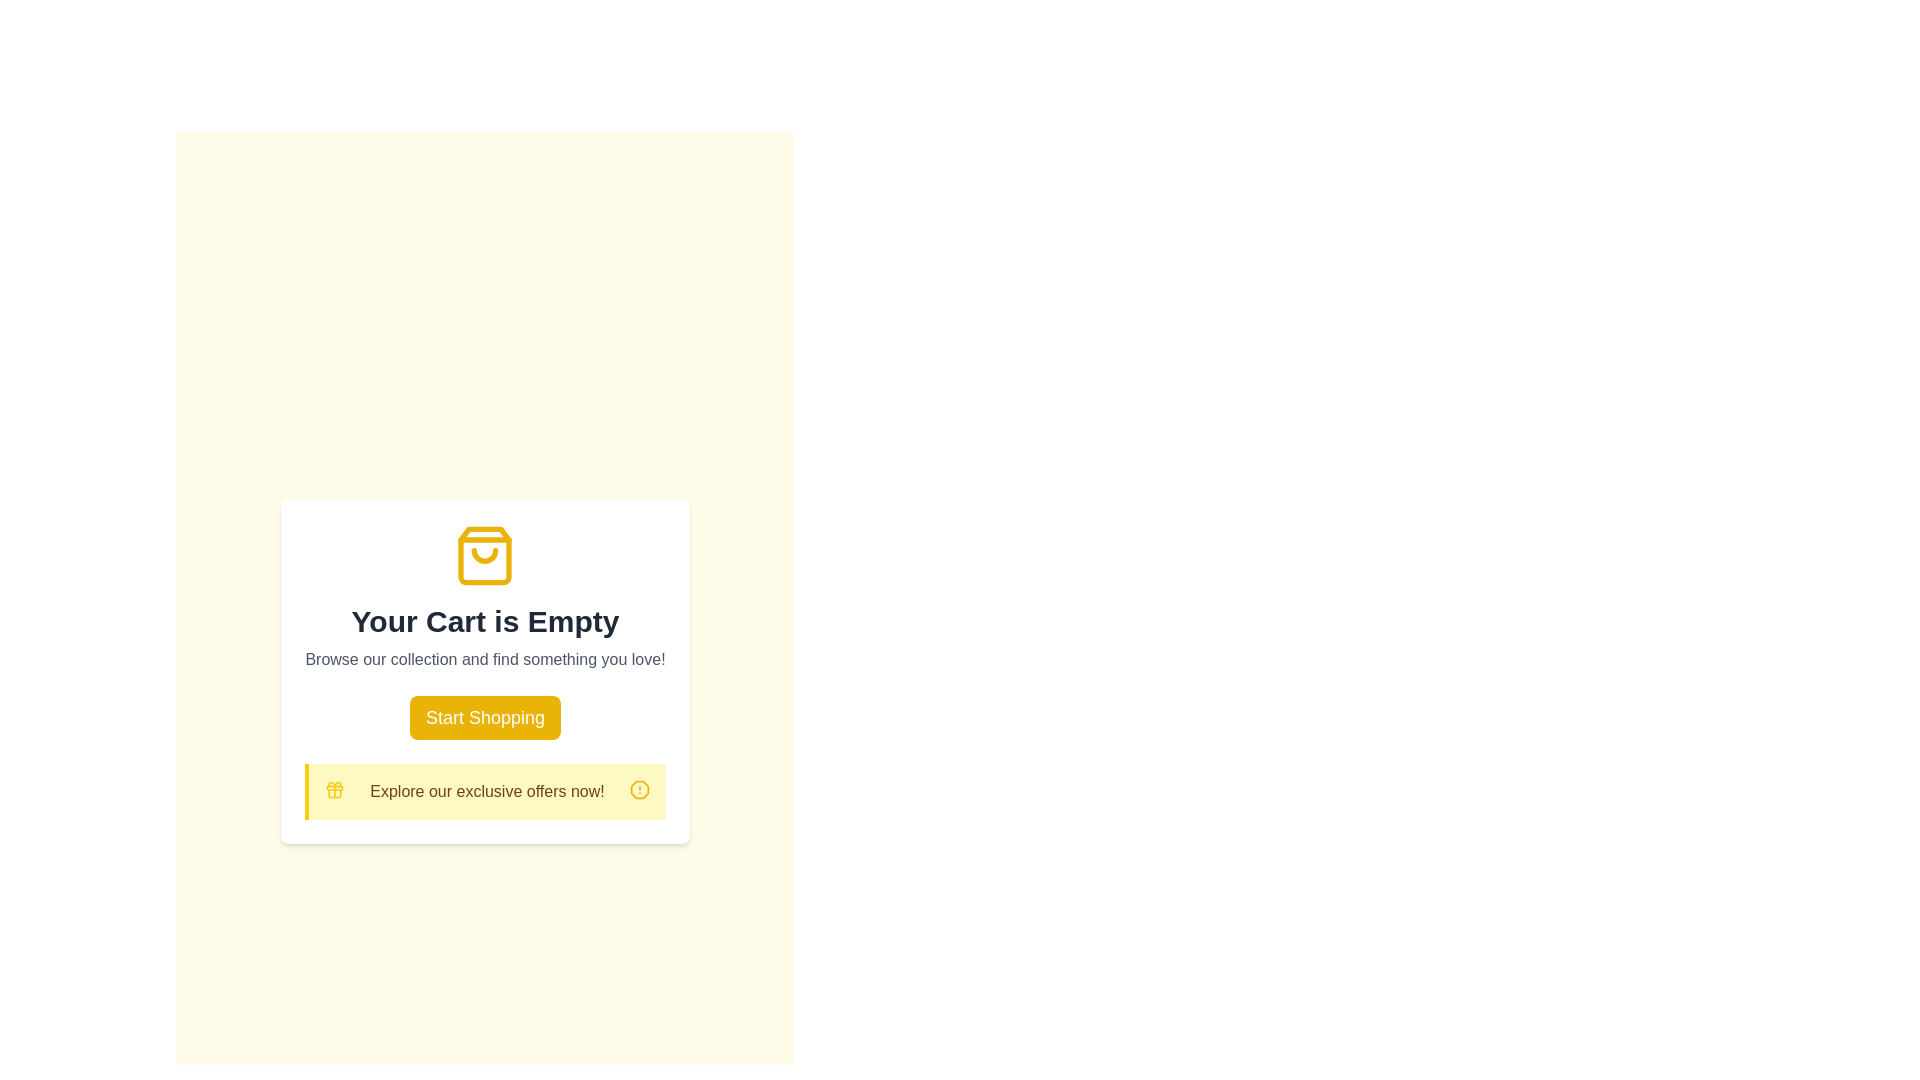 Image resolution: width=1920 pixels, height=1080 pixels. Describe the element at coordinates (485, 555) in the screenshot. I see `the decorative shopping bag icon located at the top center of the white rounded card that contains the 'Your Cart is Empty' message` at that location.